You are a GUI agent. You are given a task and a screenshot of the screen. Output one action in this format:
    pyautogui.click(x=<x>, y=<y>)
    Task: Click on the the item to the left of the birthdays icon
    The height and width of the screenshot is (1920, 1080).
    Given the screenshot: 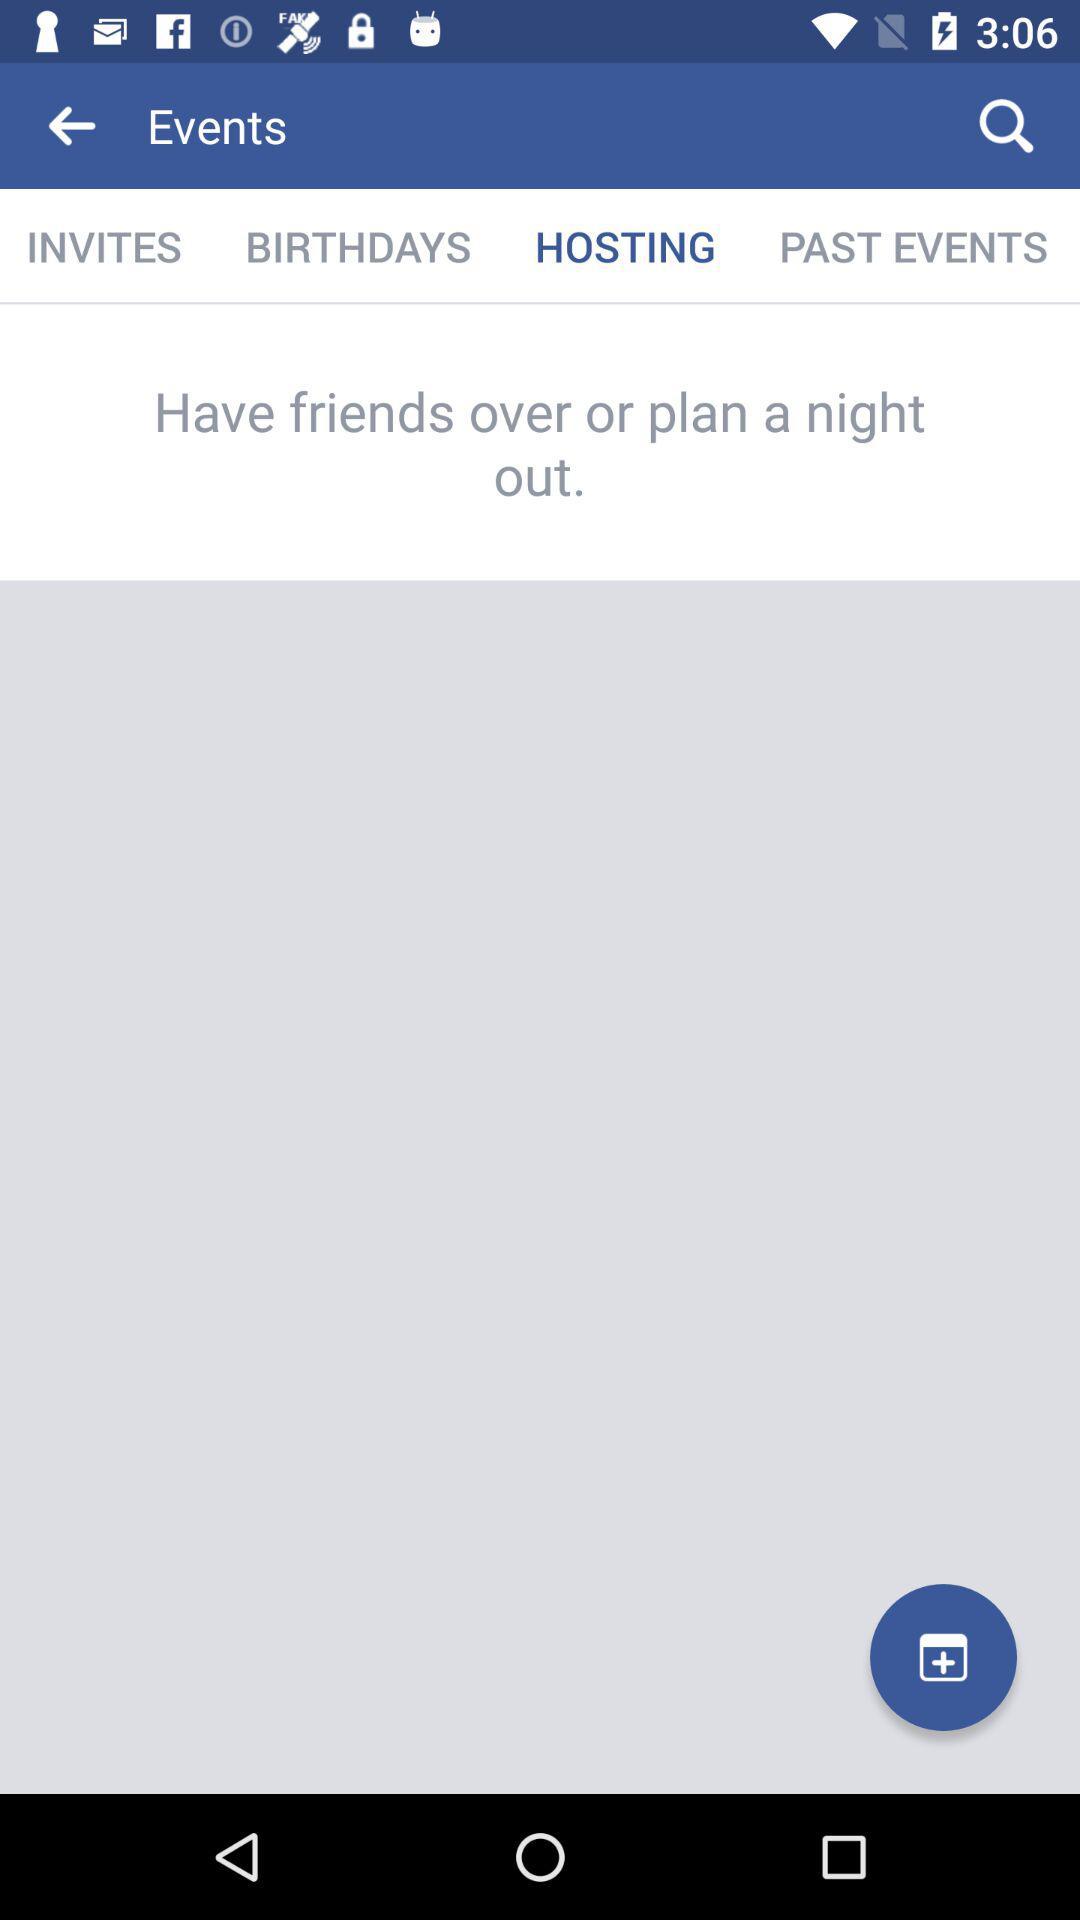 What is the action you would take?
    pyautogui.click(x=106, y=245)
    